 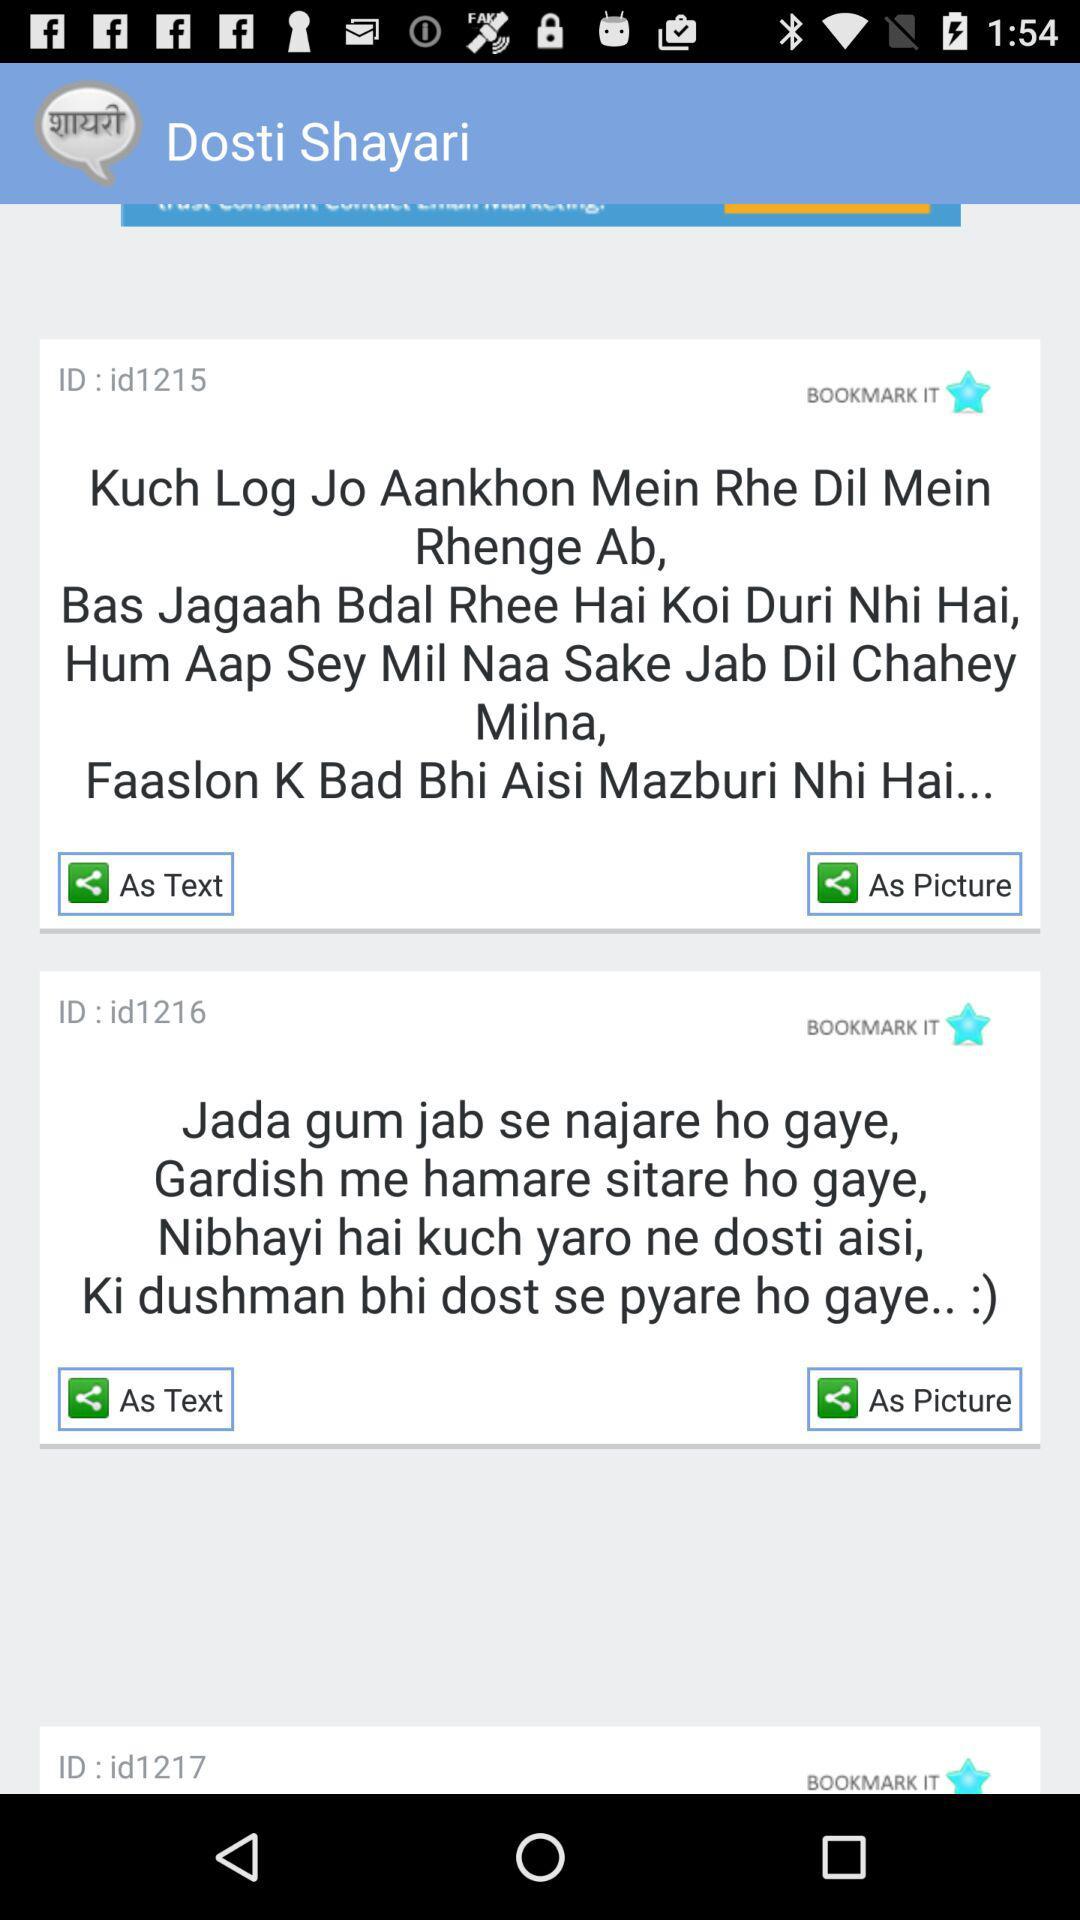 What do you see at coordinates (540, 1204) in the screenshot?
I see `app at the center` at bounding box center [540, 1204].